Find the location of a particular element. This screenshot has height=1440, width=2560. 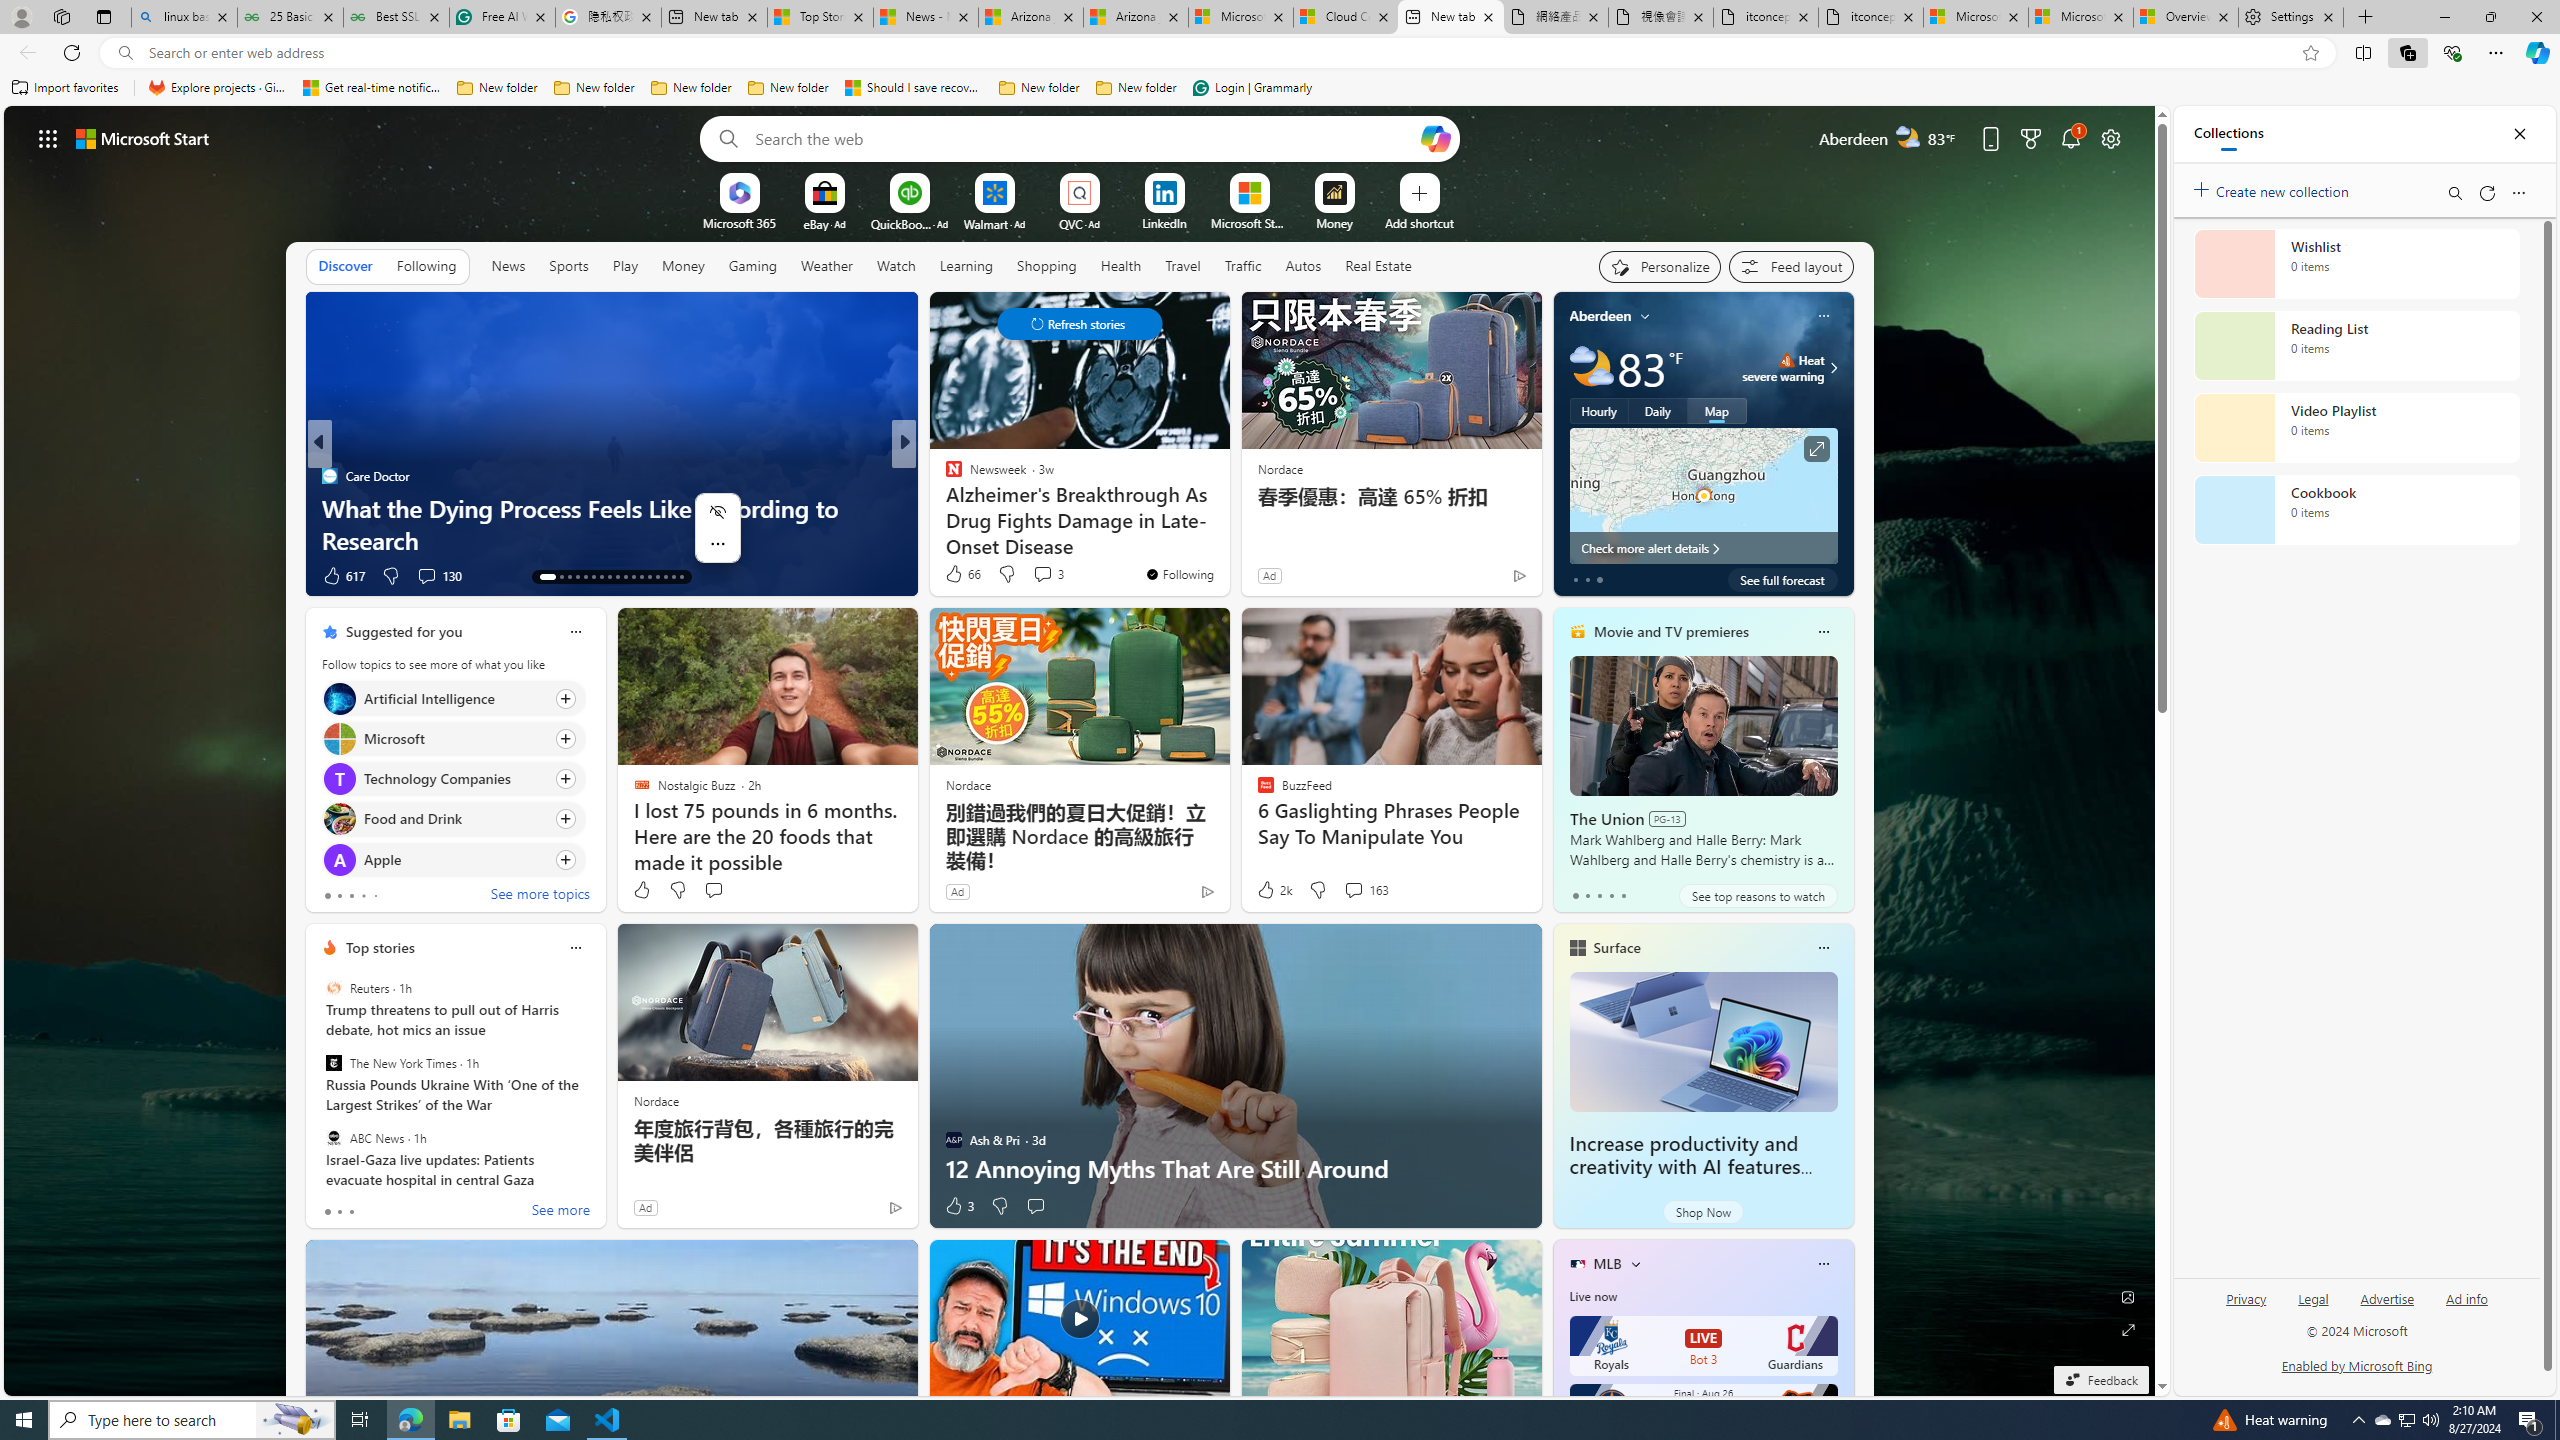

'2k Like' is located at coordinates (1272, 888).